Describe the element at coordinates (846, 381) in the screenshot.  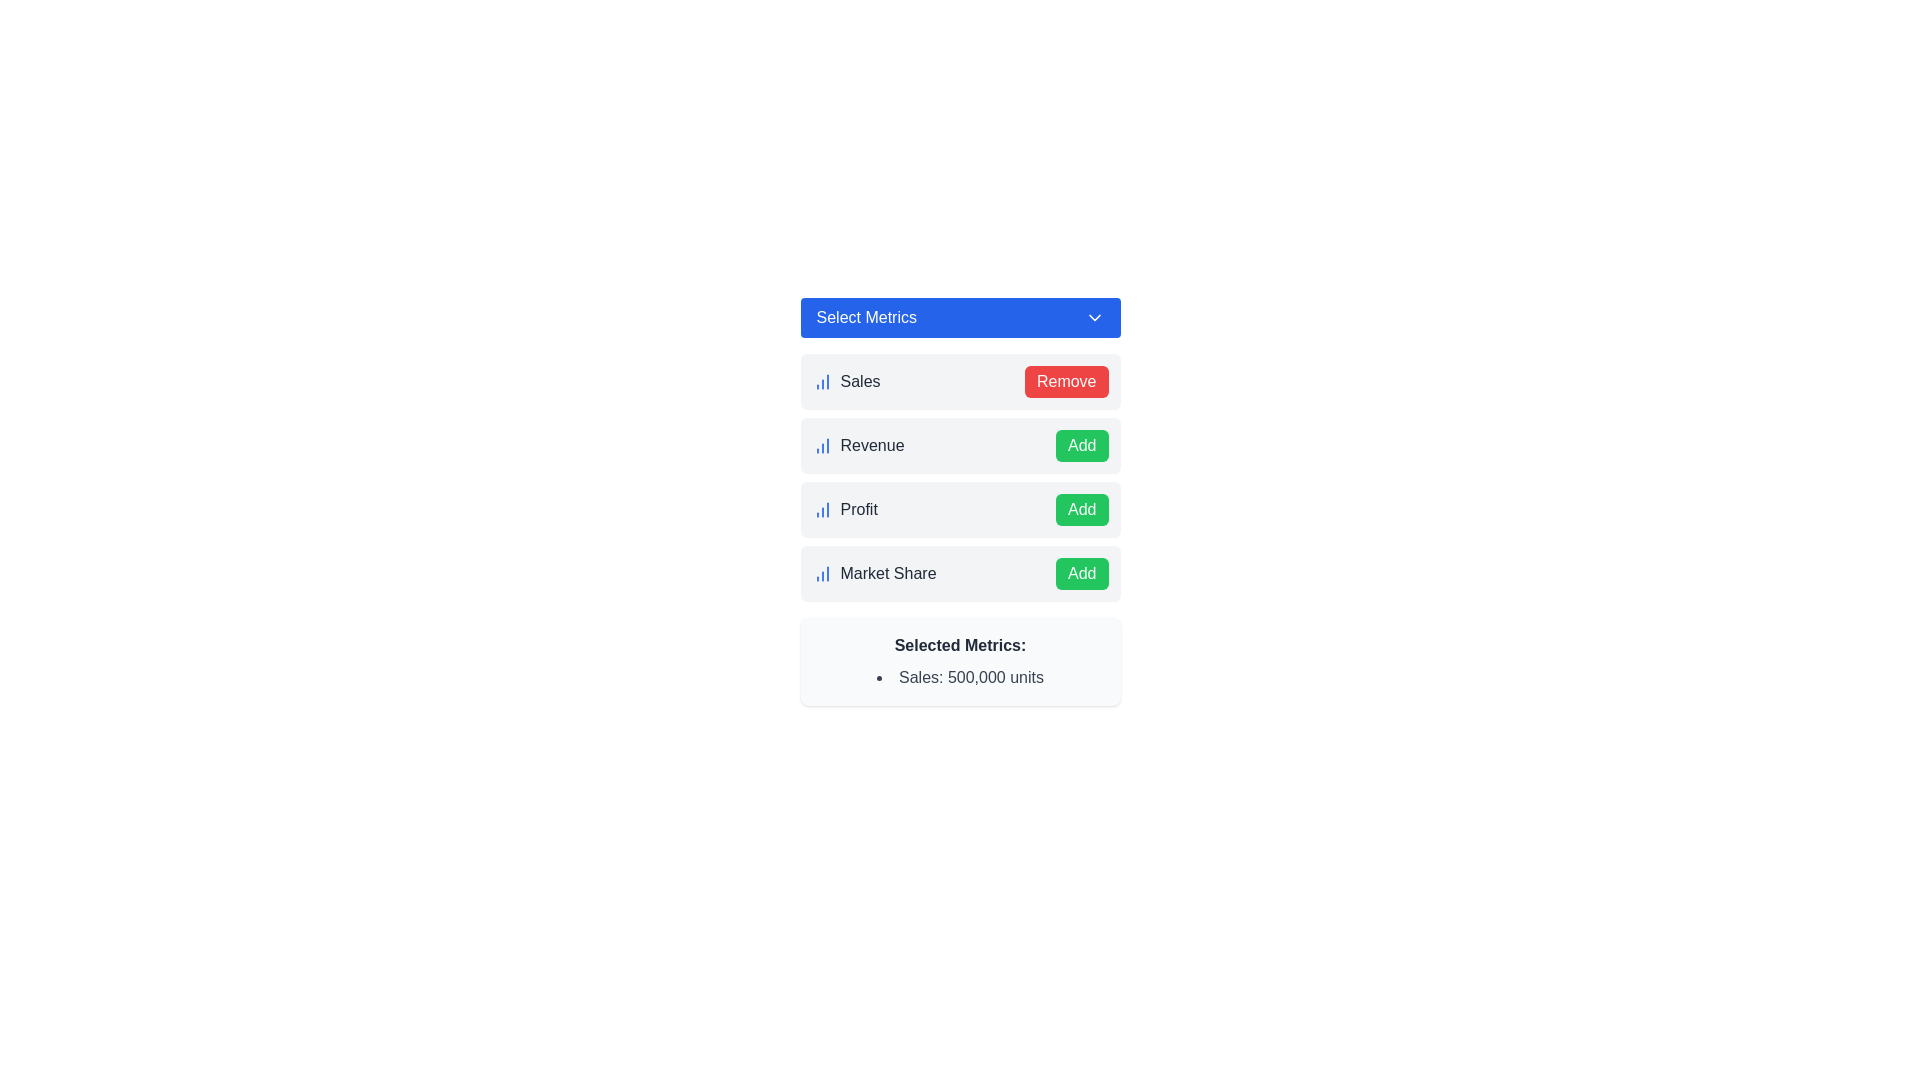
I see `the 'Sales' label, which identifies a metric and is located to the left of the 'Remove' button and above the 'Revenue' label` at that location.